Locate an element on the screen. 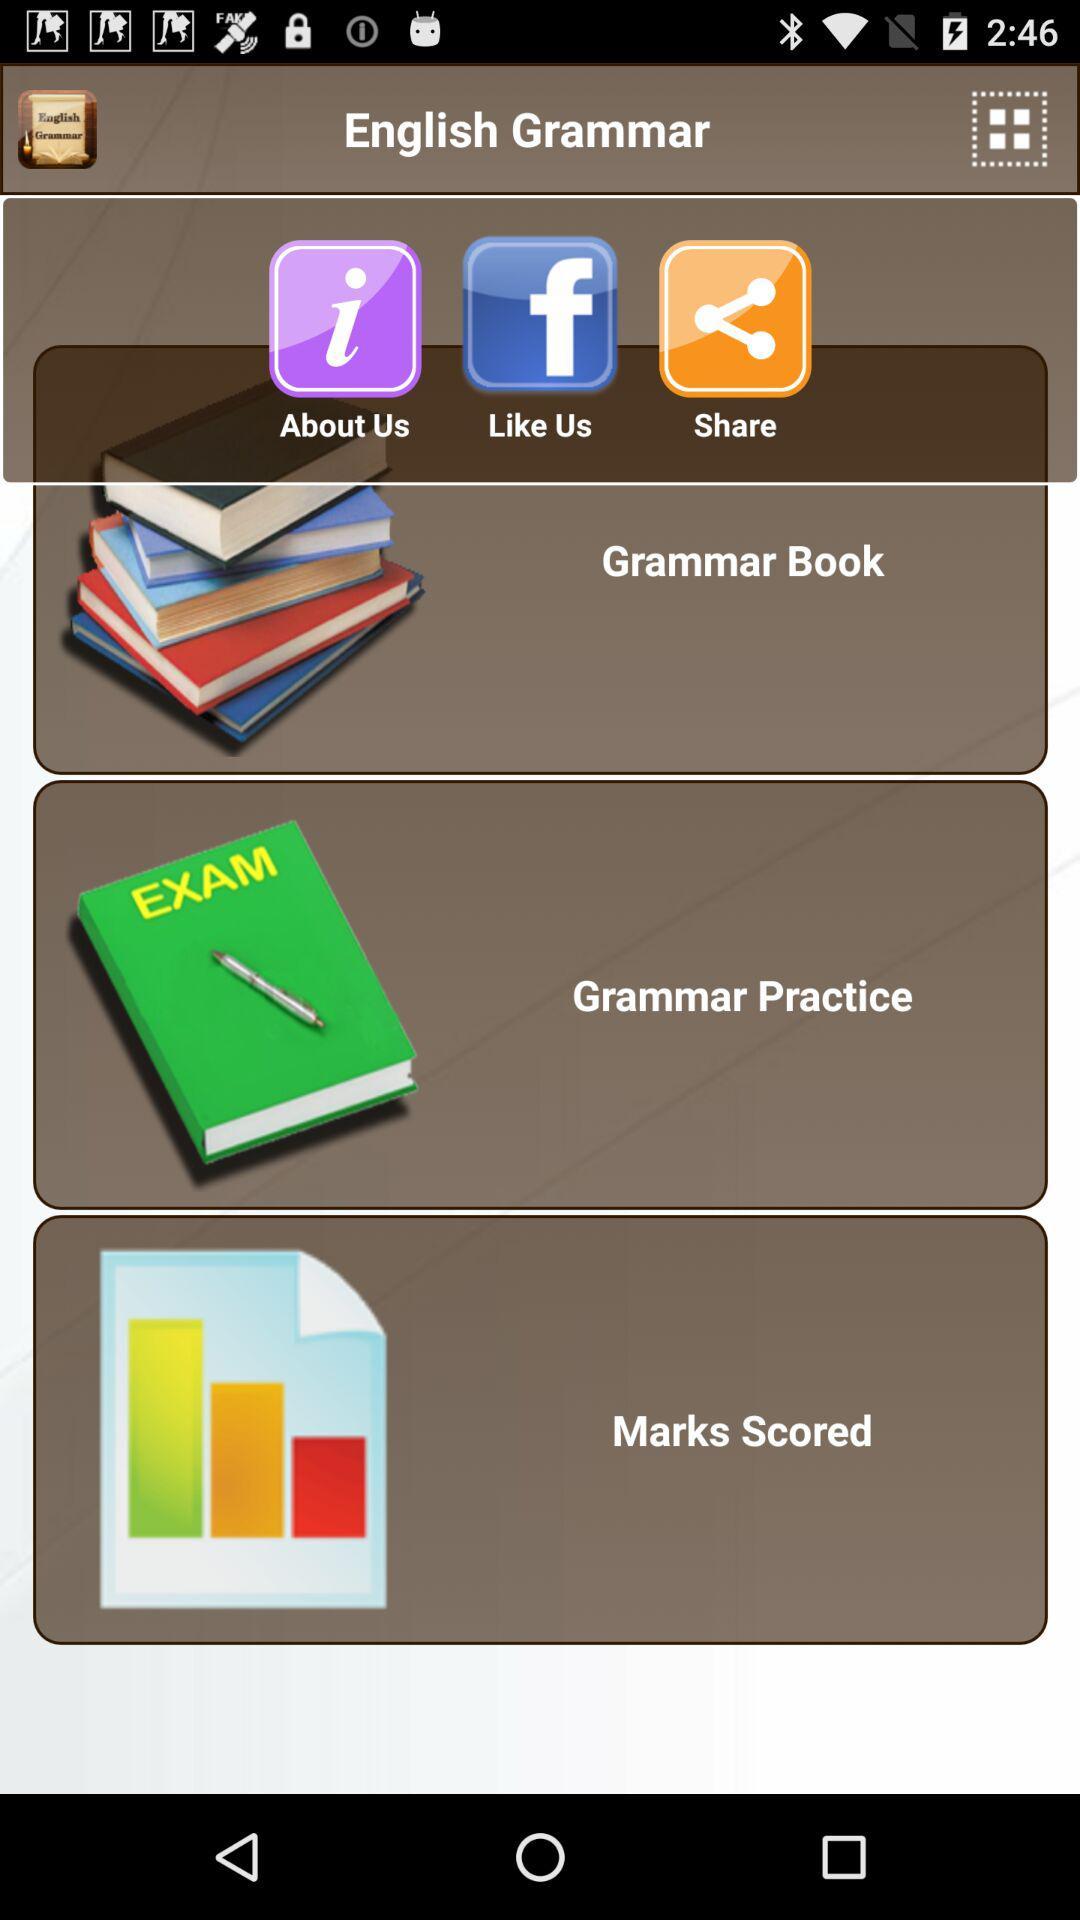 This screenshot has height=1920, width=1080. the app to the left of english grammar icon is located at coordinates (56, 128).